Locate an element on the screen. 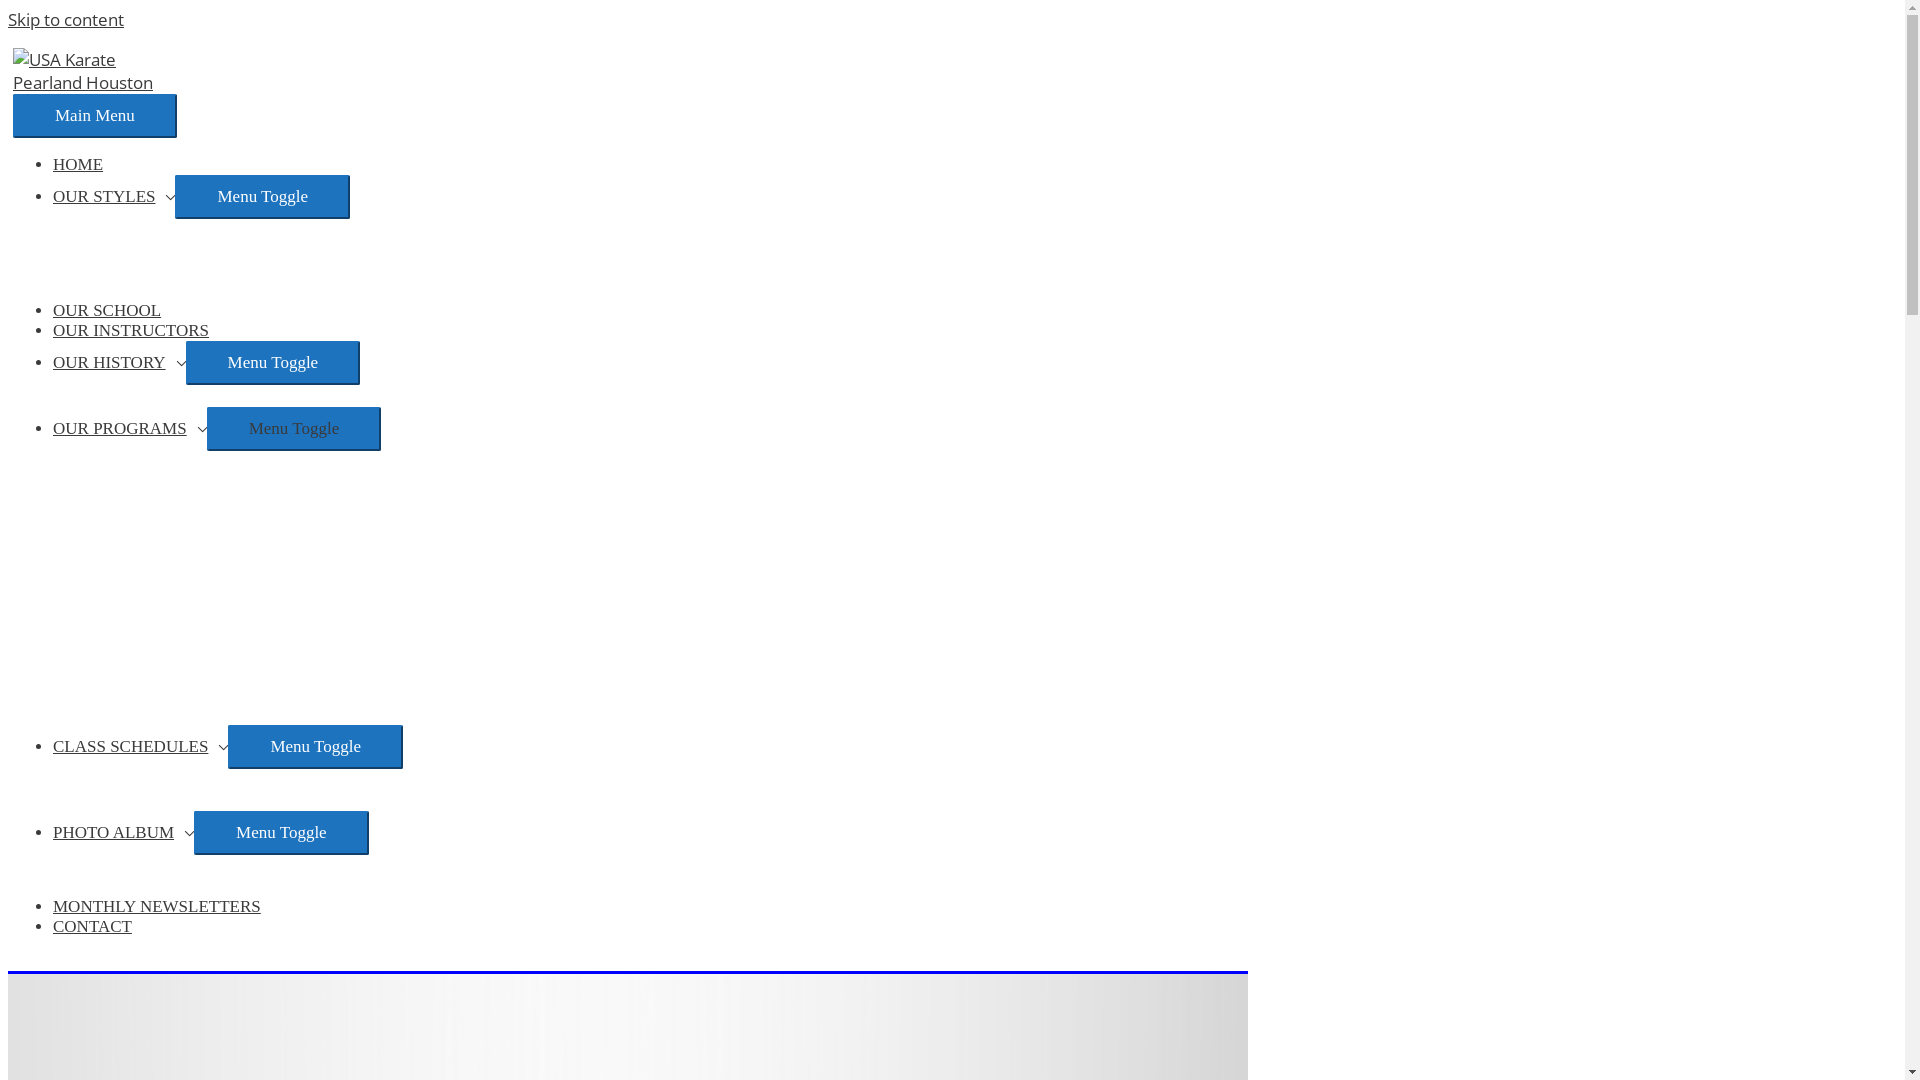 Image resolution: width=1920 pixels, height=1080 pixels. 'Menu Toggle' is located at coordinates (293, 427).